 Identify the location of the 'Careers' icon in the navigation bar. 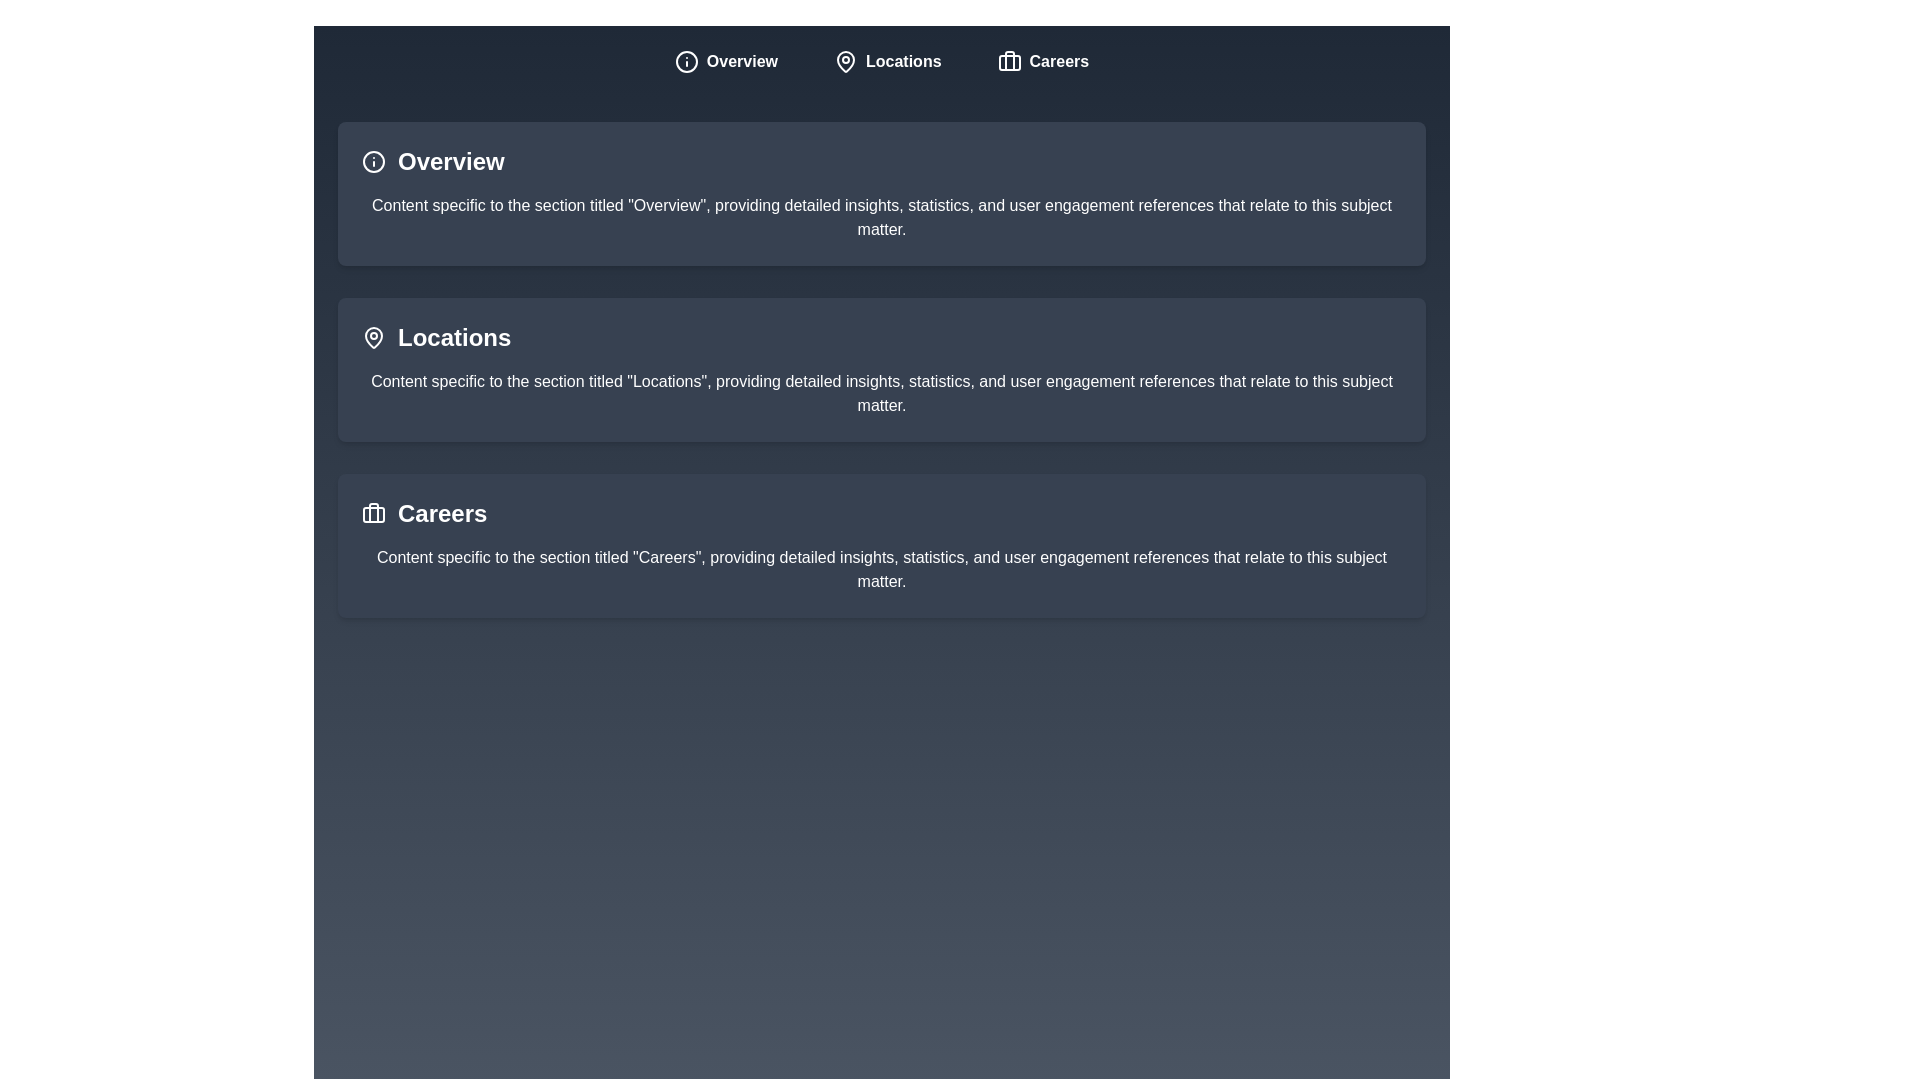
(1009, 60).